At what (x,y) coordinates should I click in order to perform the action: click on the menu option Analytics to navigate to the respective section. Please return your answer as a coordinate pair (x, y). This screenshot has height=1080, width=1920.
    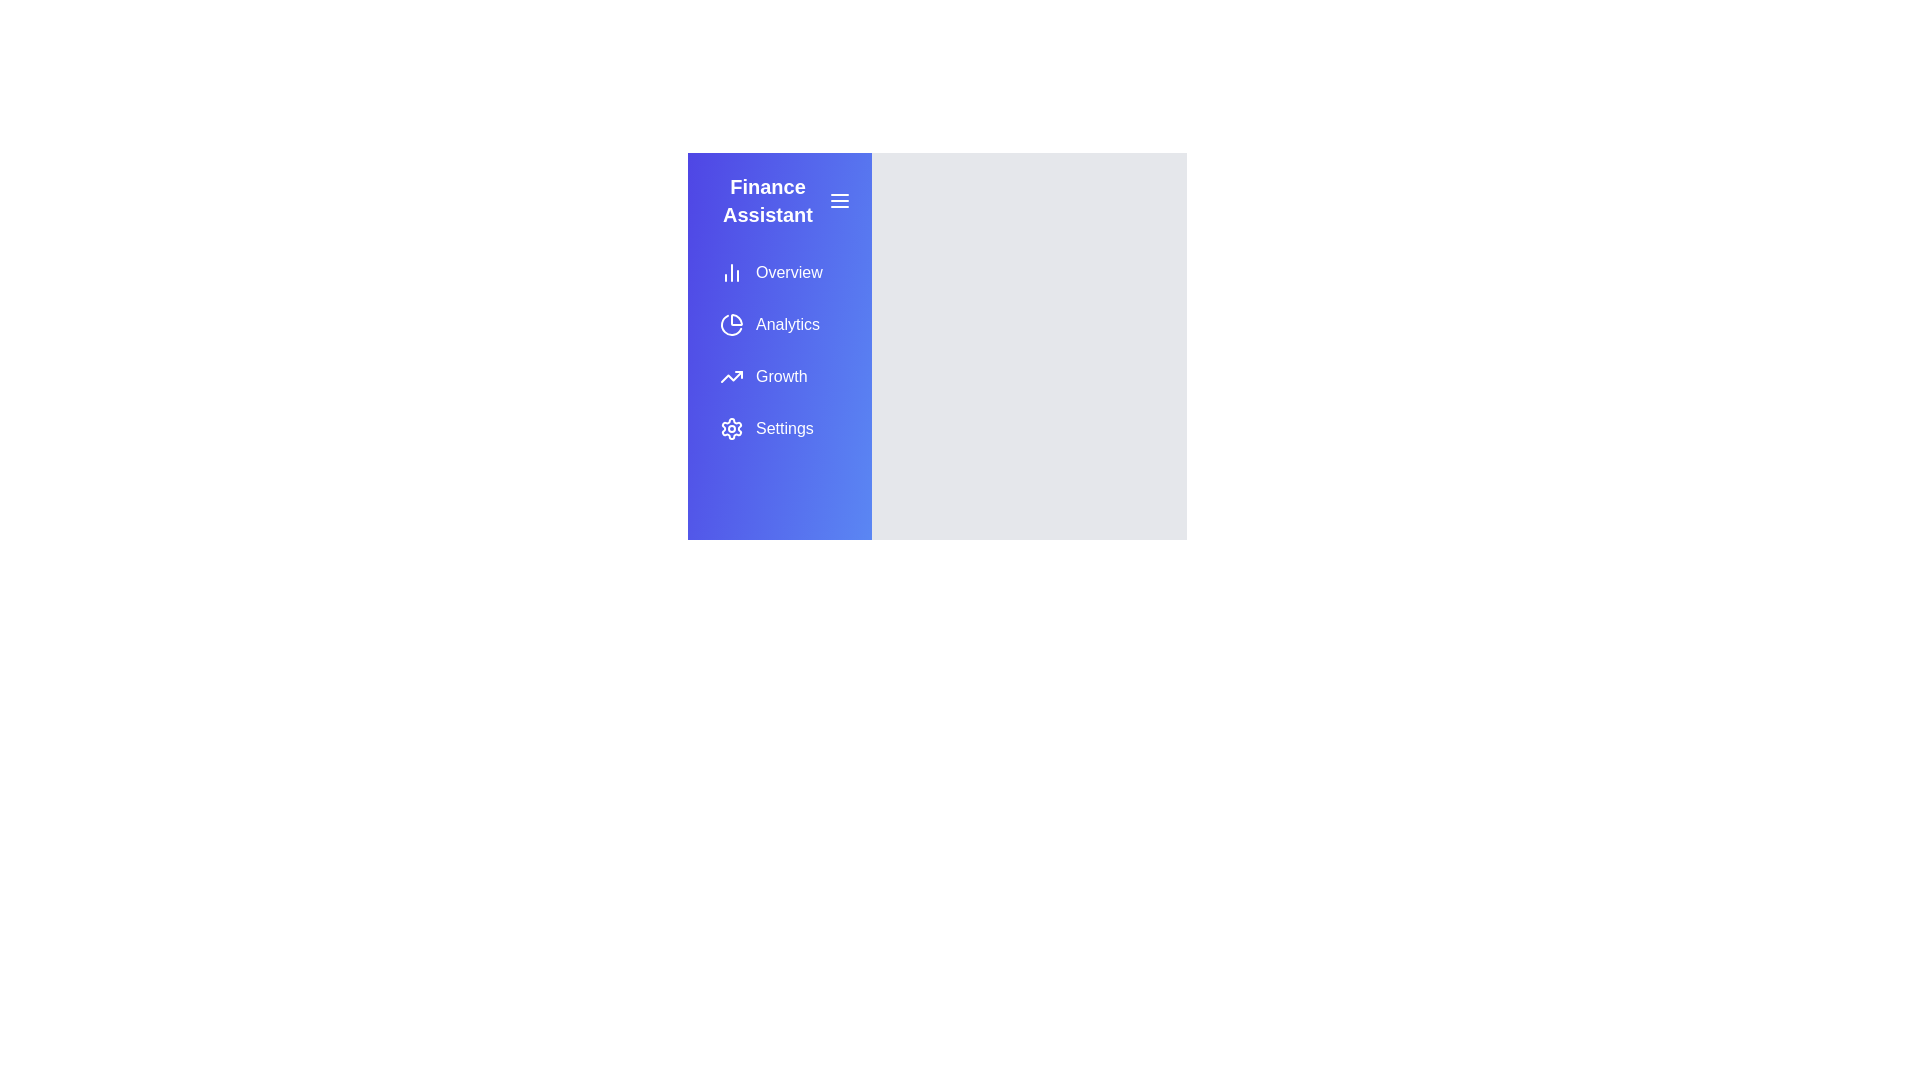
    Looking at the image, I should click on (778, 323).